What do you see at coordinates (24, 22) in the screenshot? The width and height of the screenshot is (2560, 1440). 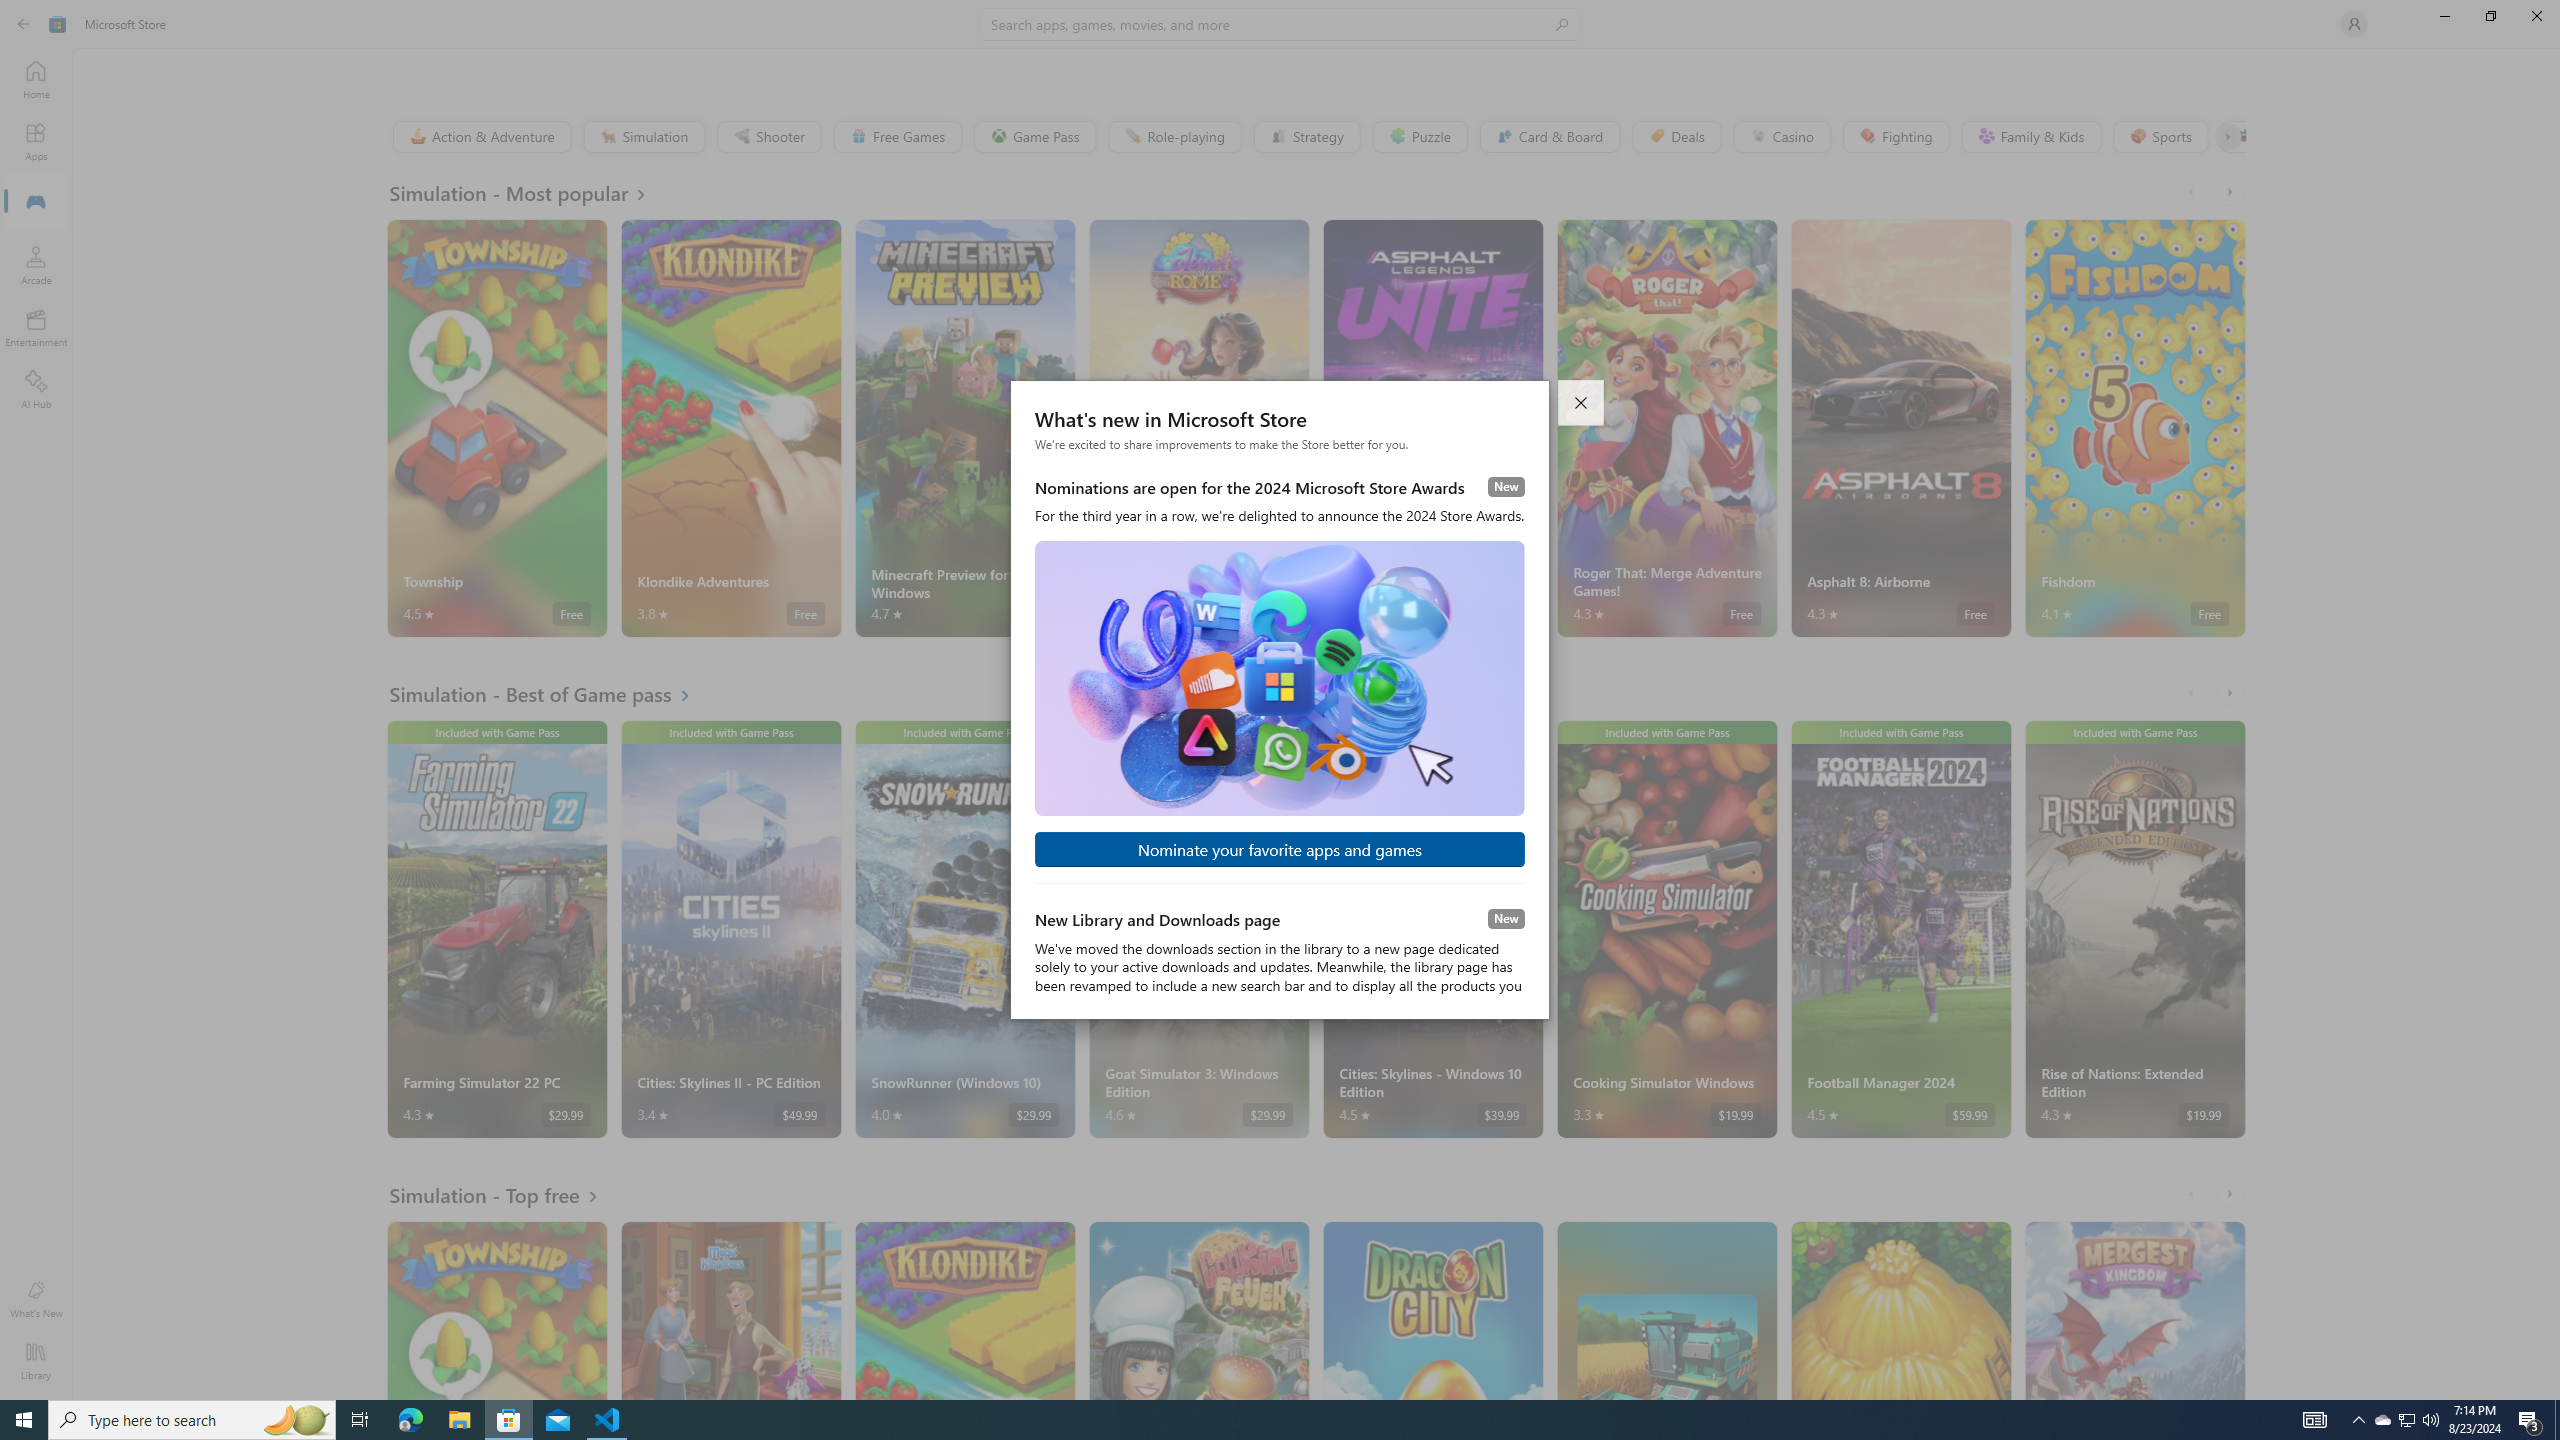 I see `'Back'` at bounding box center [24, 22].